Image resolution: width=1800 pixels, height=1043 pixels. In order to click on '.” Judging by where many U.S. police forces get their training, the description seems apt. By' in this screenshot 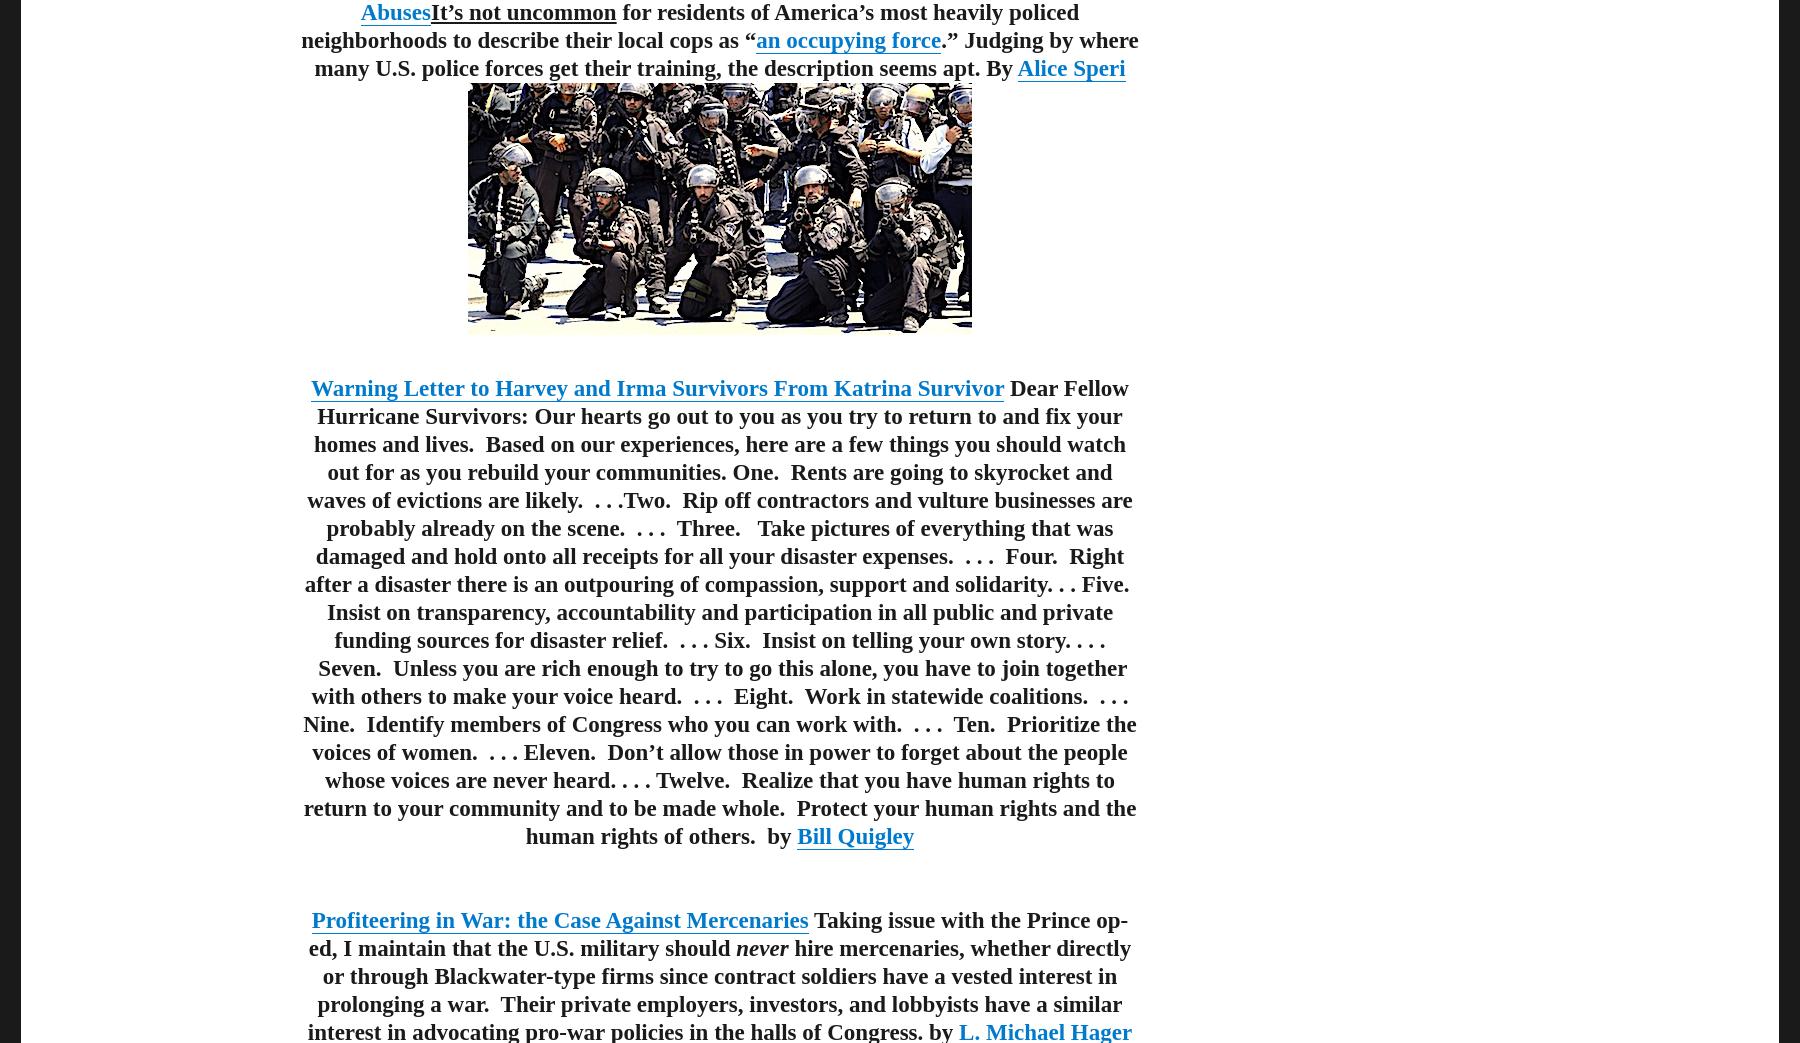, I will do `click(724, 53)`.